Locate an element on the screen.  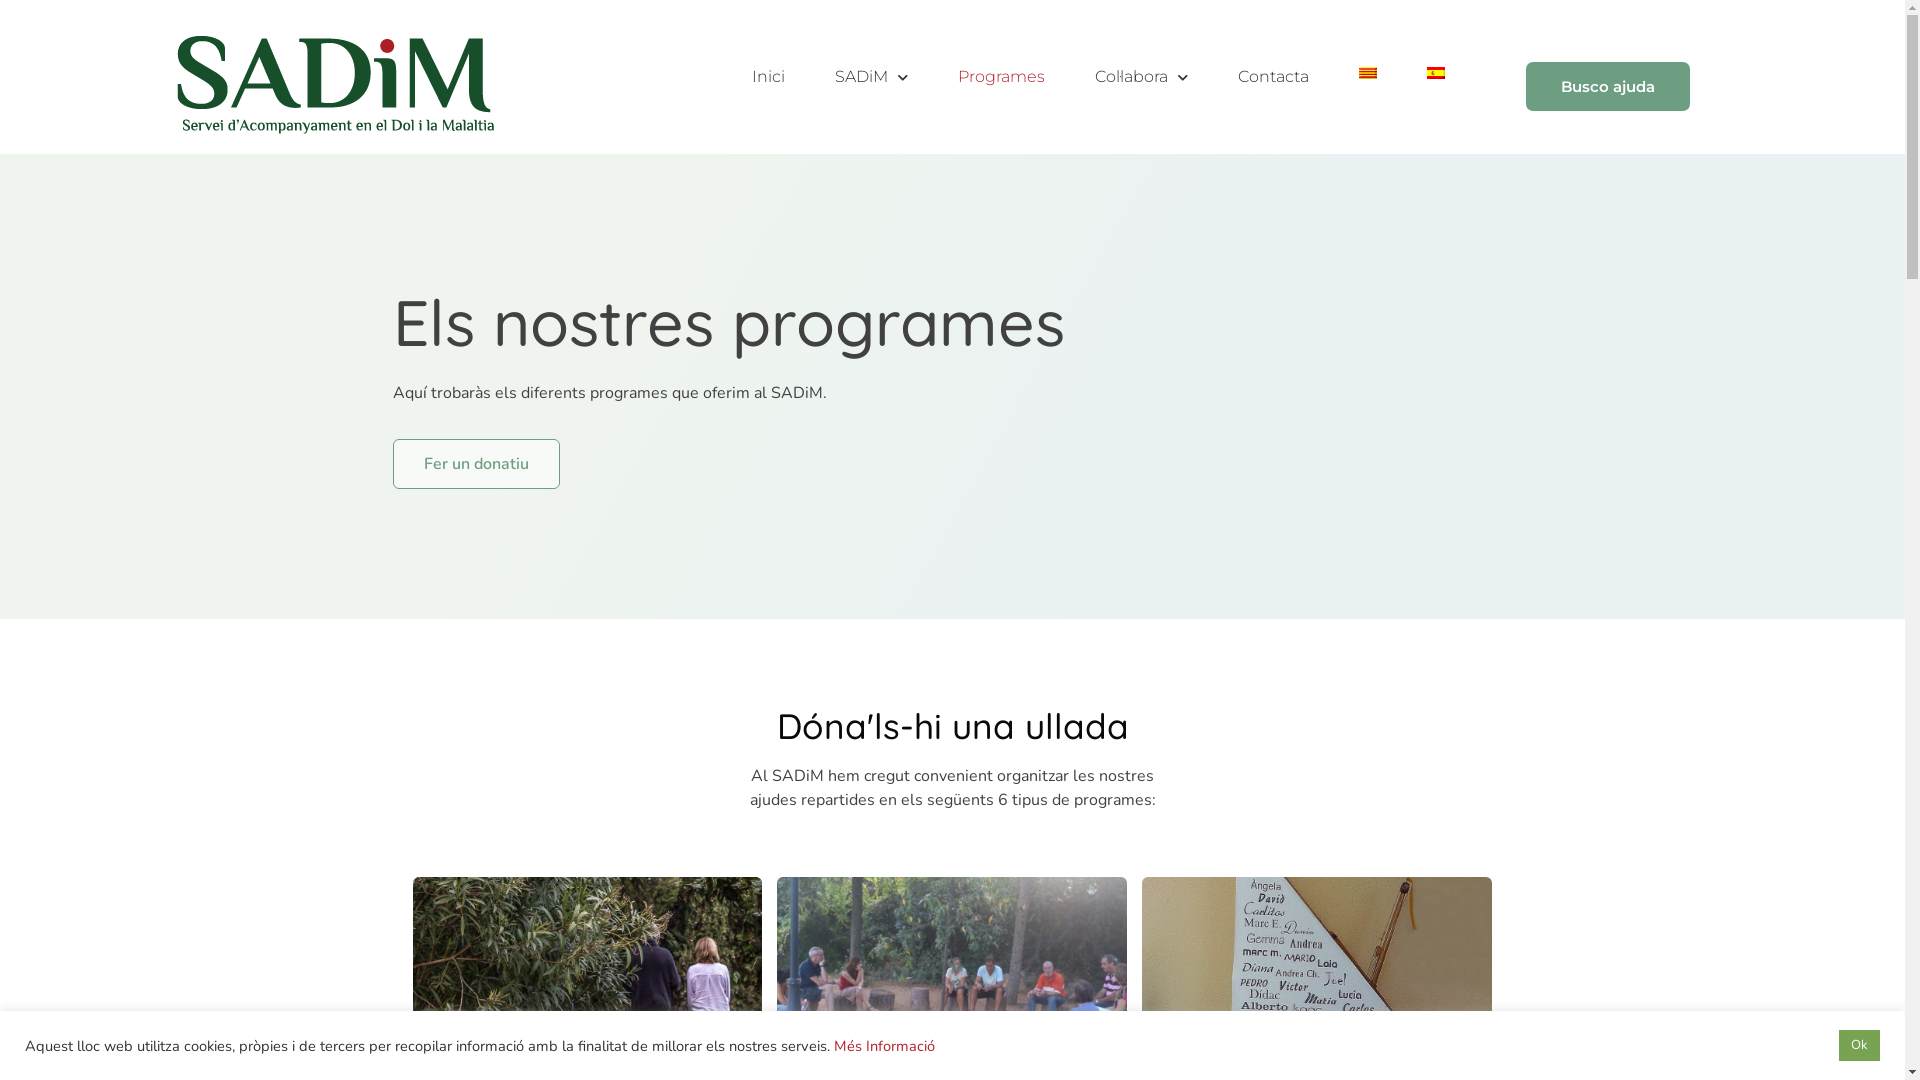
'Contacta' is located at coordinates (1272, 76).